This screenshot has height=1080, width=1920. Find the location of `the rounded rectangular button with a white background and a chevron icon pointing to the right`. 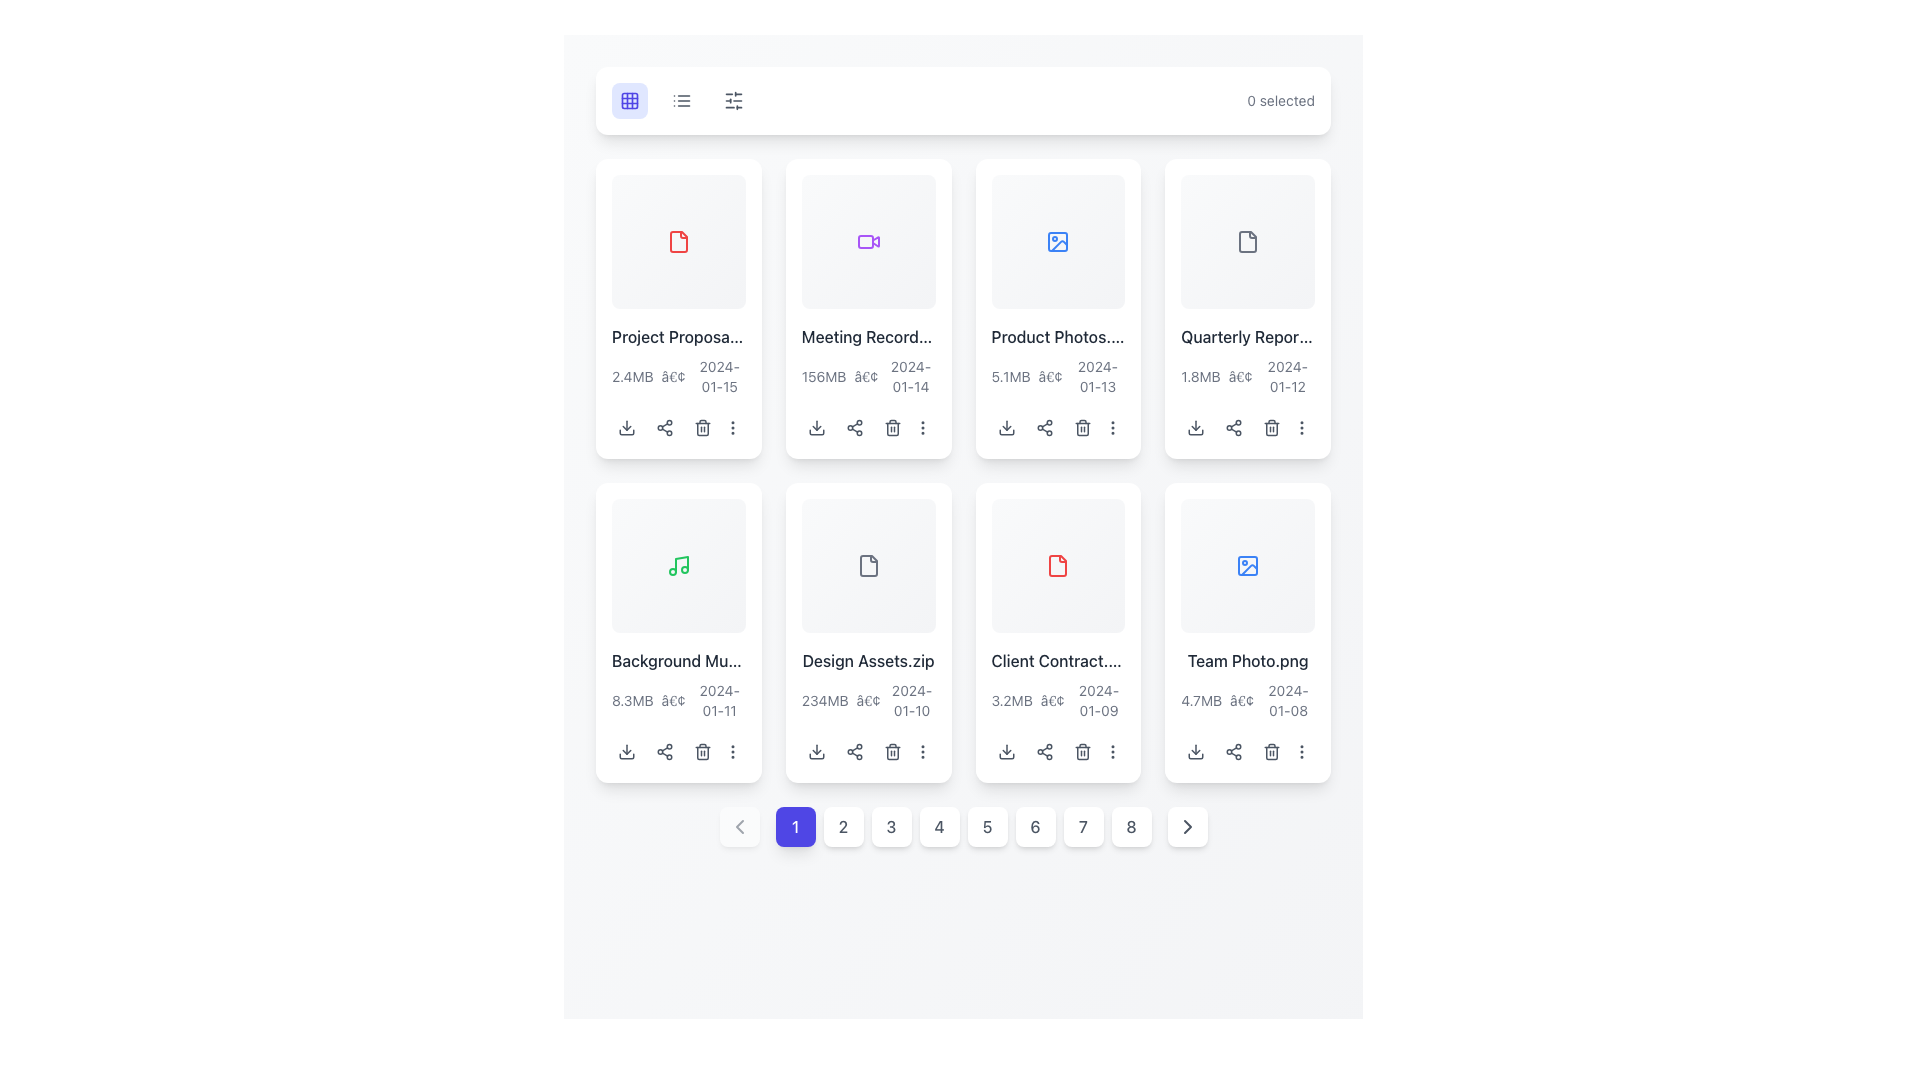

the rounded rectangular button with a white background and a chevron icon pointing to the right is located at coordinates (1187, 826).